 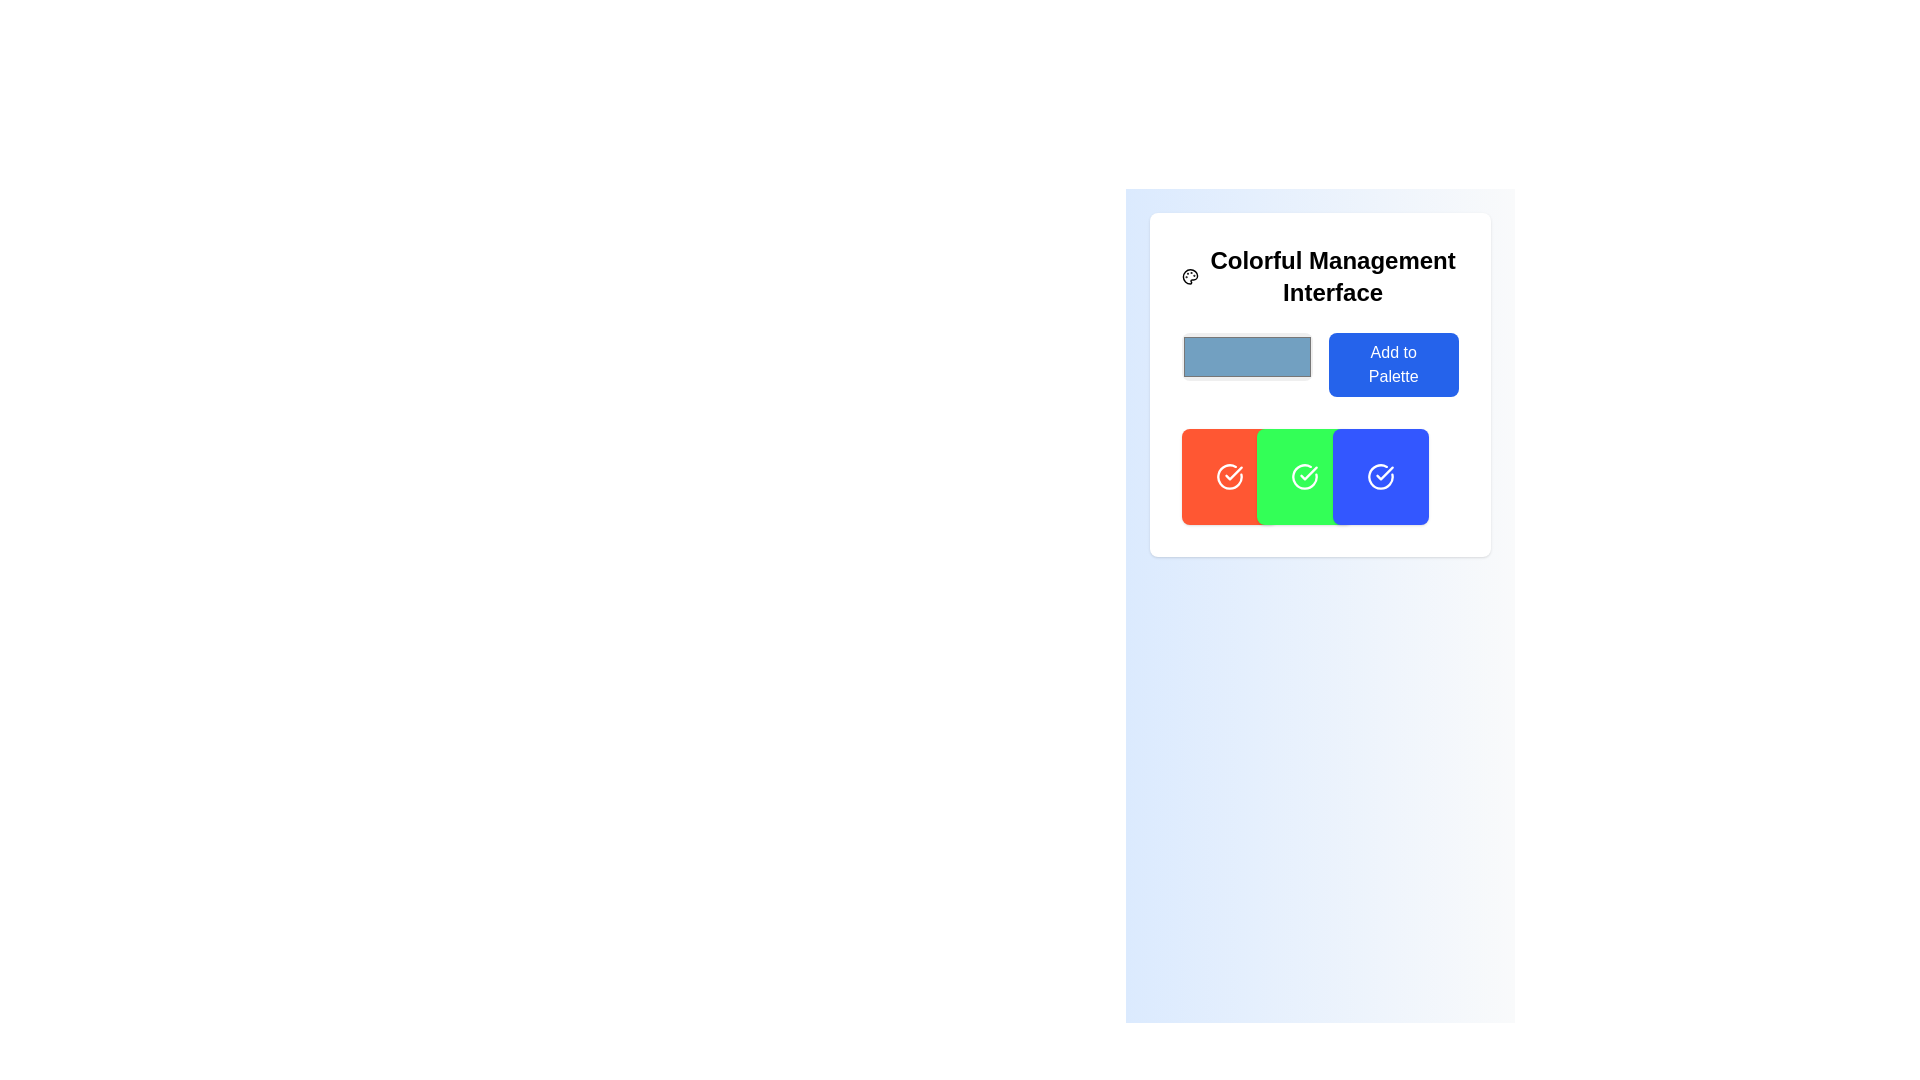 What do you see at coordinates (1305, 477) in the screenshot?
I see `the confirmation button located in the second column of the bottom row in a grid of four elements` at bounding box center [1305, 477].